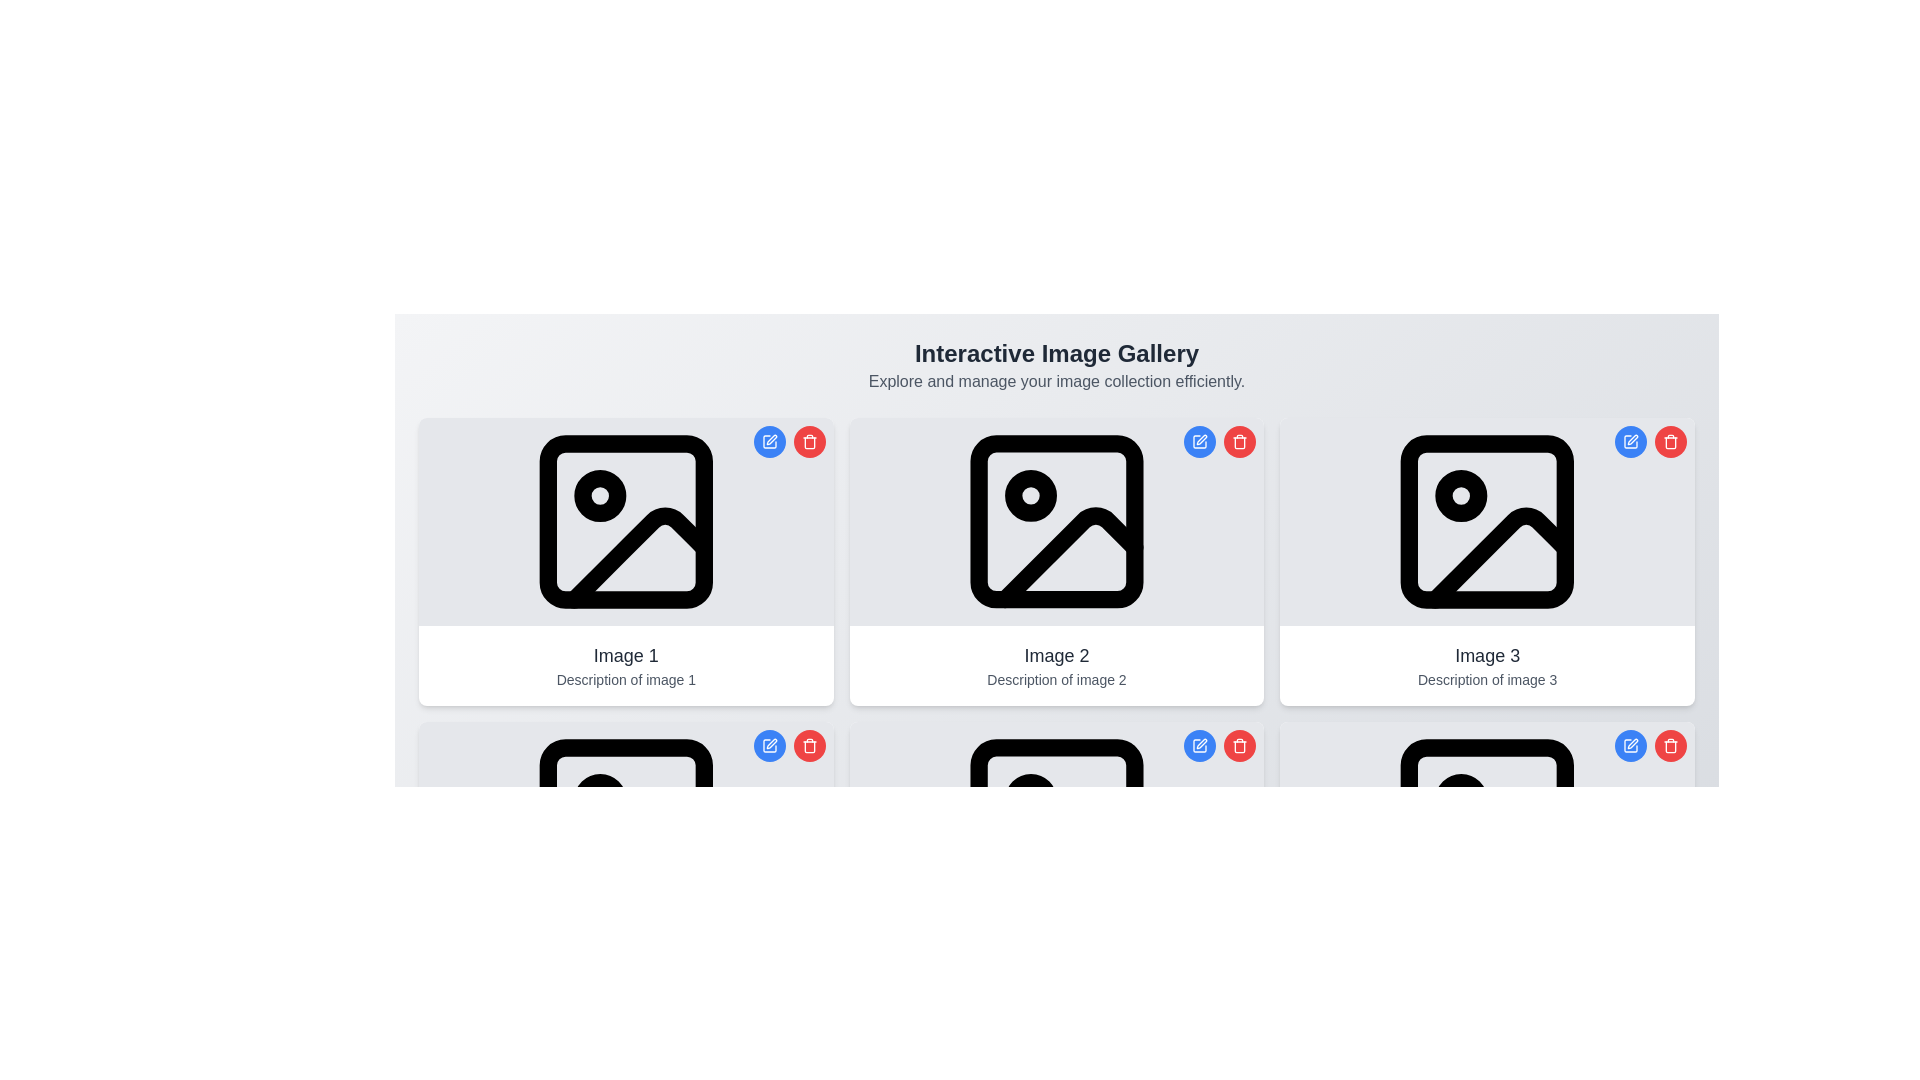 The image size is (1920, 1080). What do you see at coordinates (770, 744) in the screenshot?
I see `the 'edit' icon for 'Image 2' located in the toolbar section of the 'Interactive Image Gallery'` at bounding box center [770, 744].